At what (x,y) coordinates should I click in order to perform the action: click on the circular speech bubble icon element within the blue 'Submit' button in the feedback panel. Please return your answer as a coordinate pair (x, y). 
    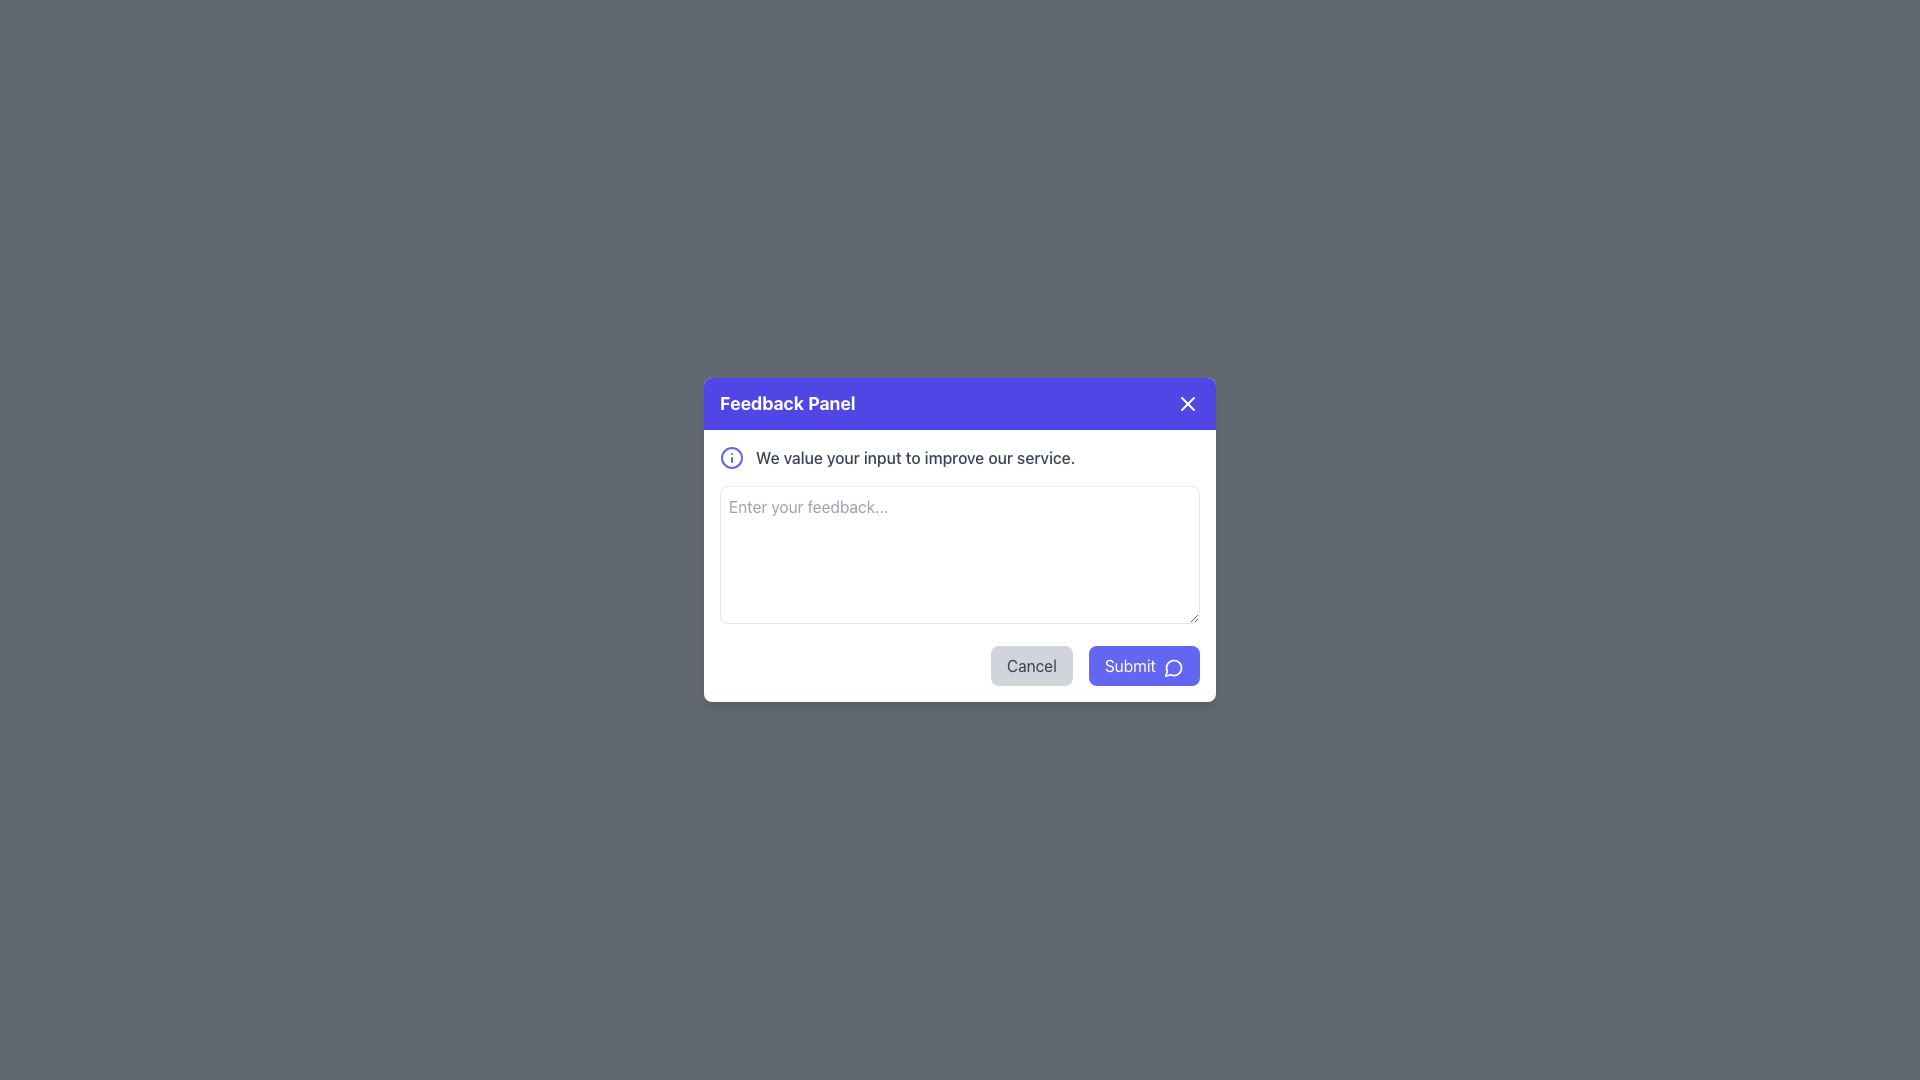
    Looking at the image, I should click on (1173, 668).